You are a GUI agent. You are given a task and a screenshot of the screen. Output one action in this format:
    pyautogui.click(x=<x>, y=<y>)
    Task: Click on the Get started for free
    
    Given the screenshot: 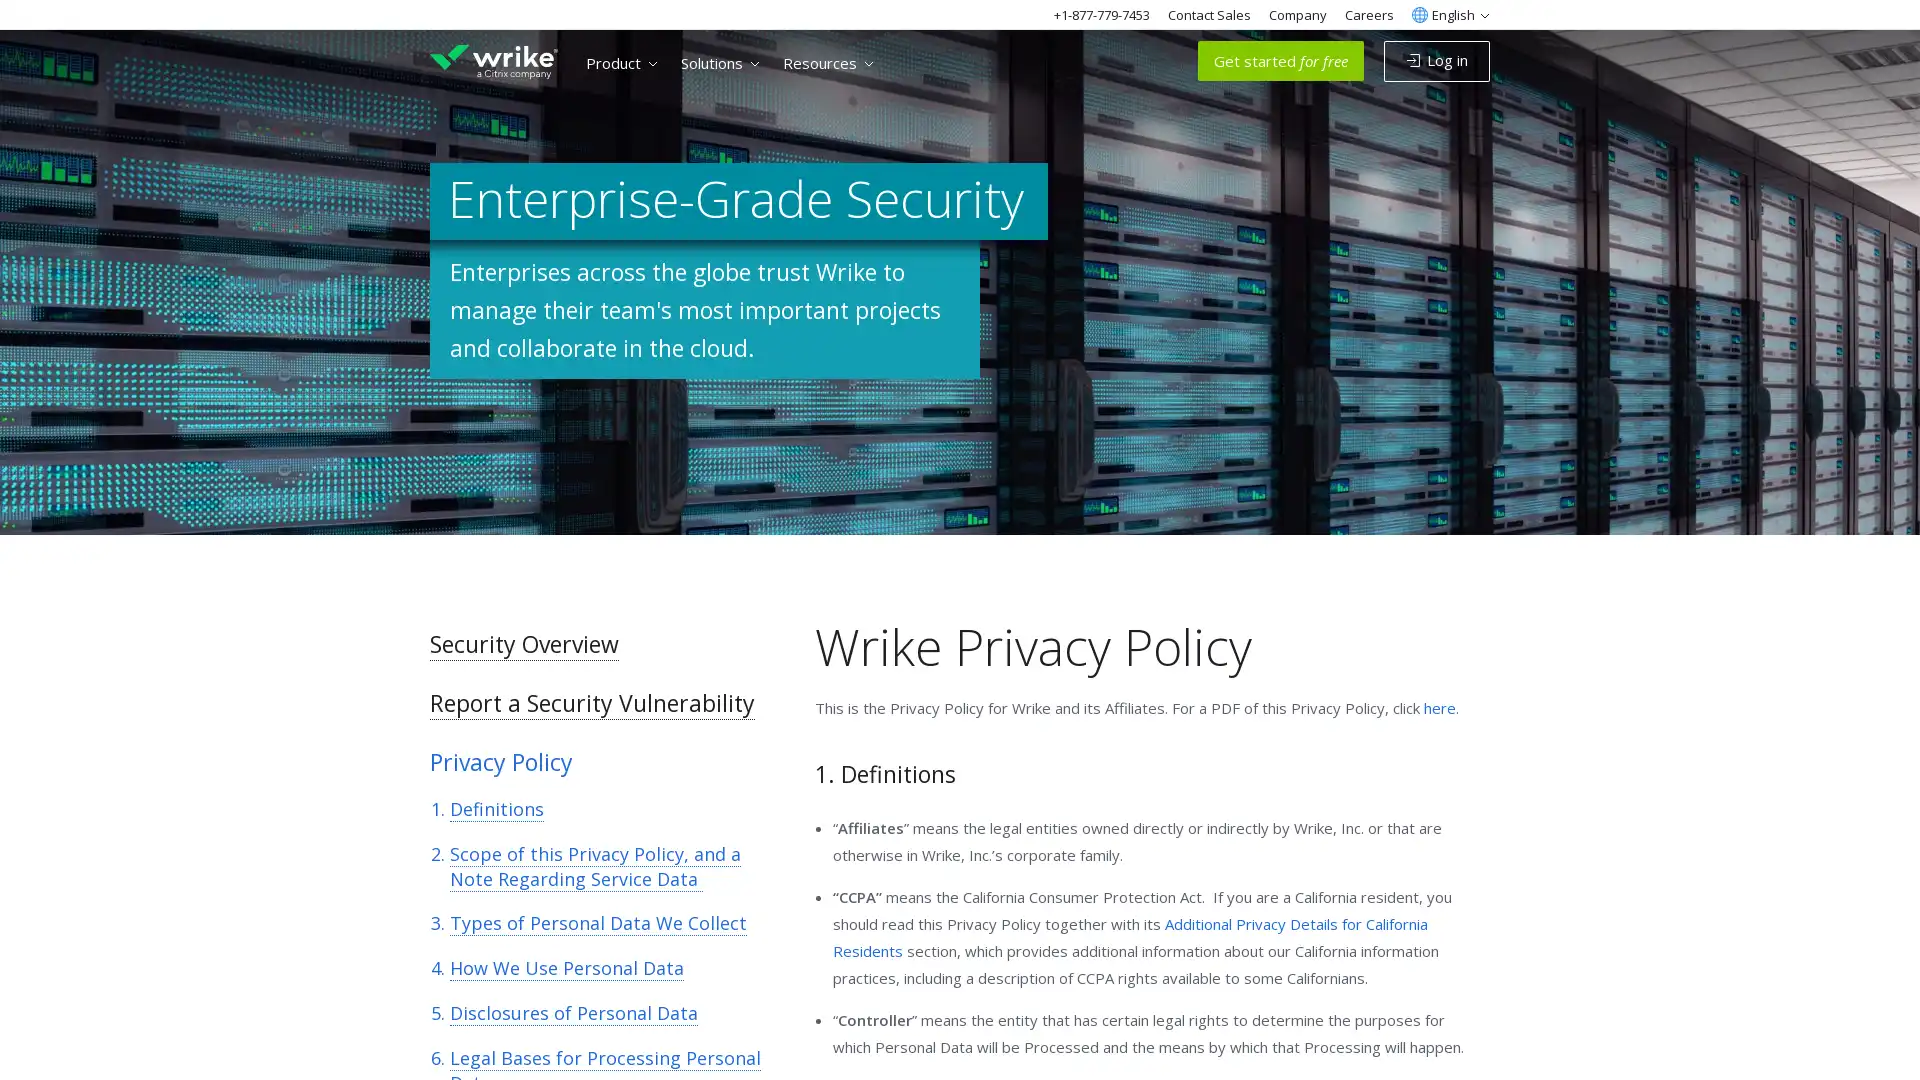 What is the action you would take?
    pyautogui.click(x=1280, y=60)
    